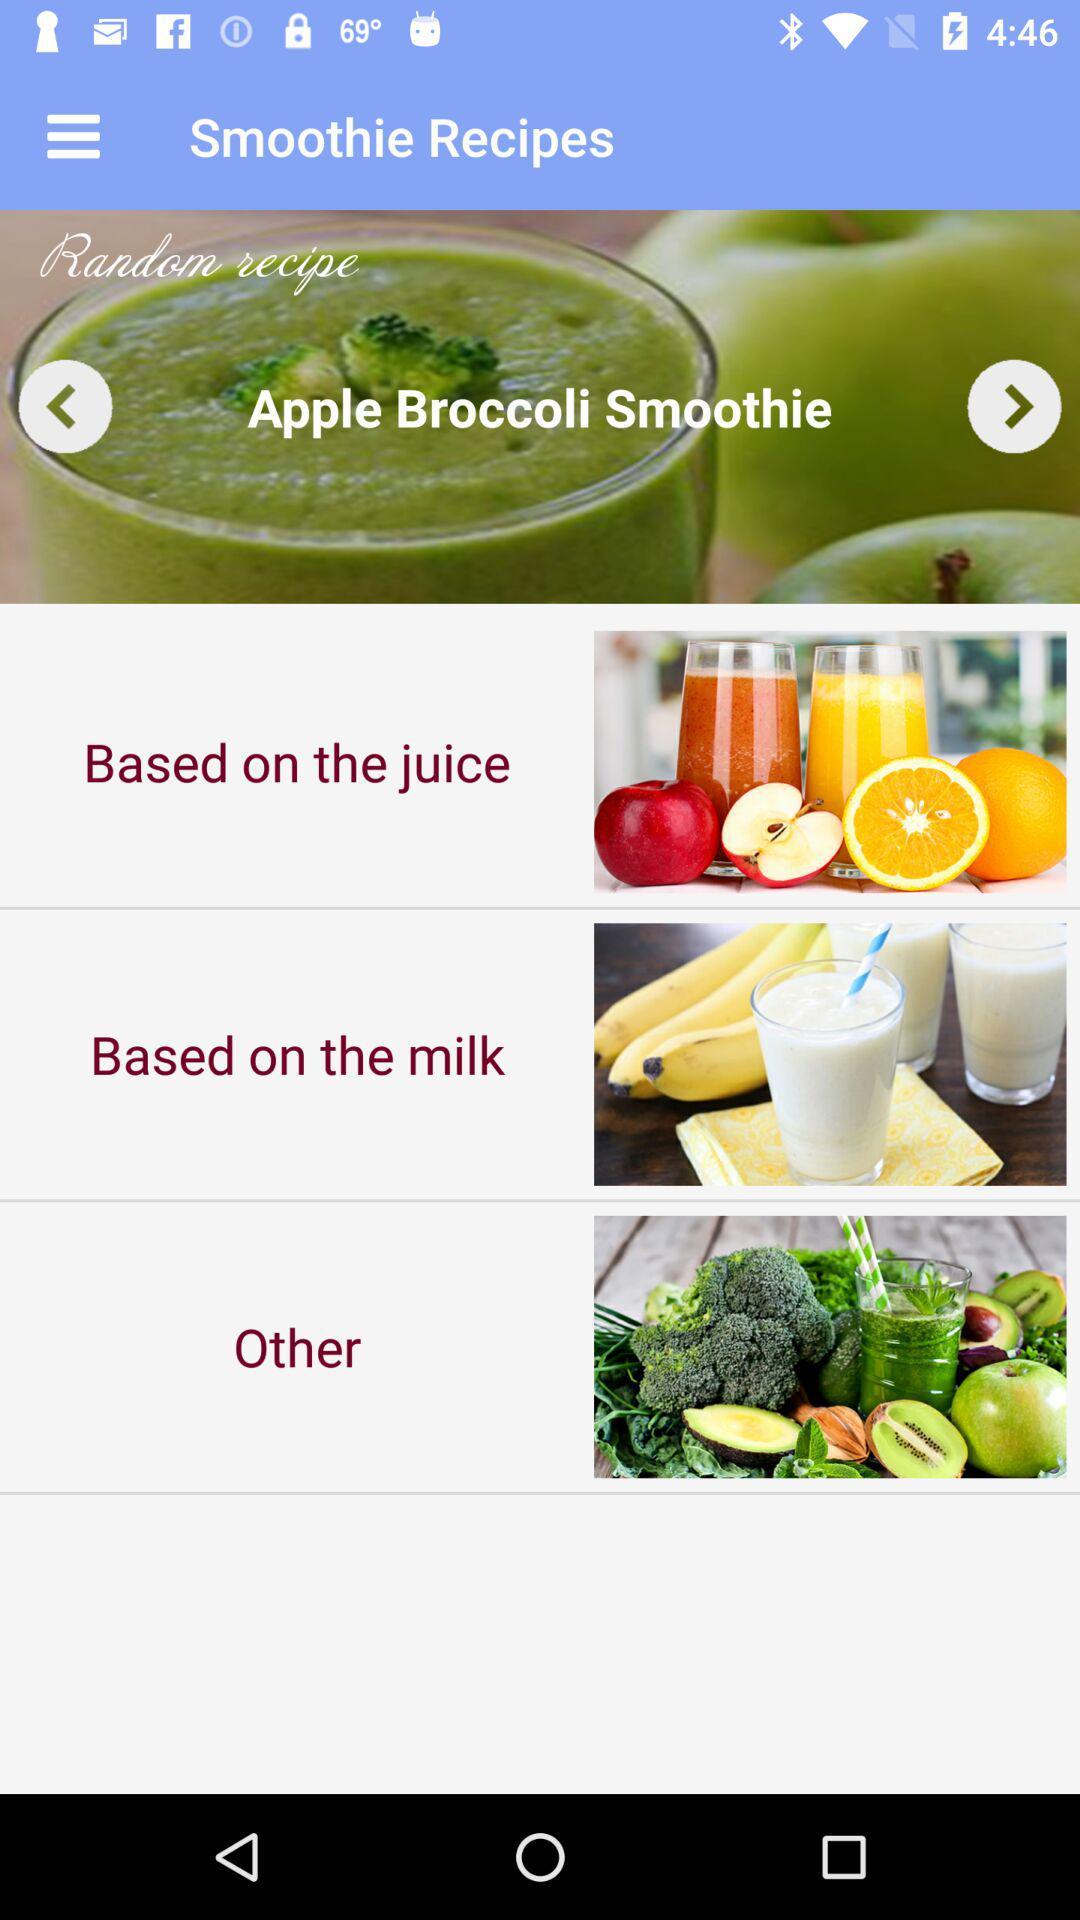  I want to click on click the auto play, so click(540, 405).